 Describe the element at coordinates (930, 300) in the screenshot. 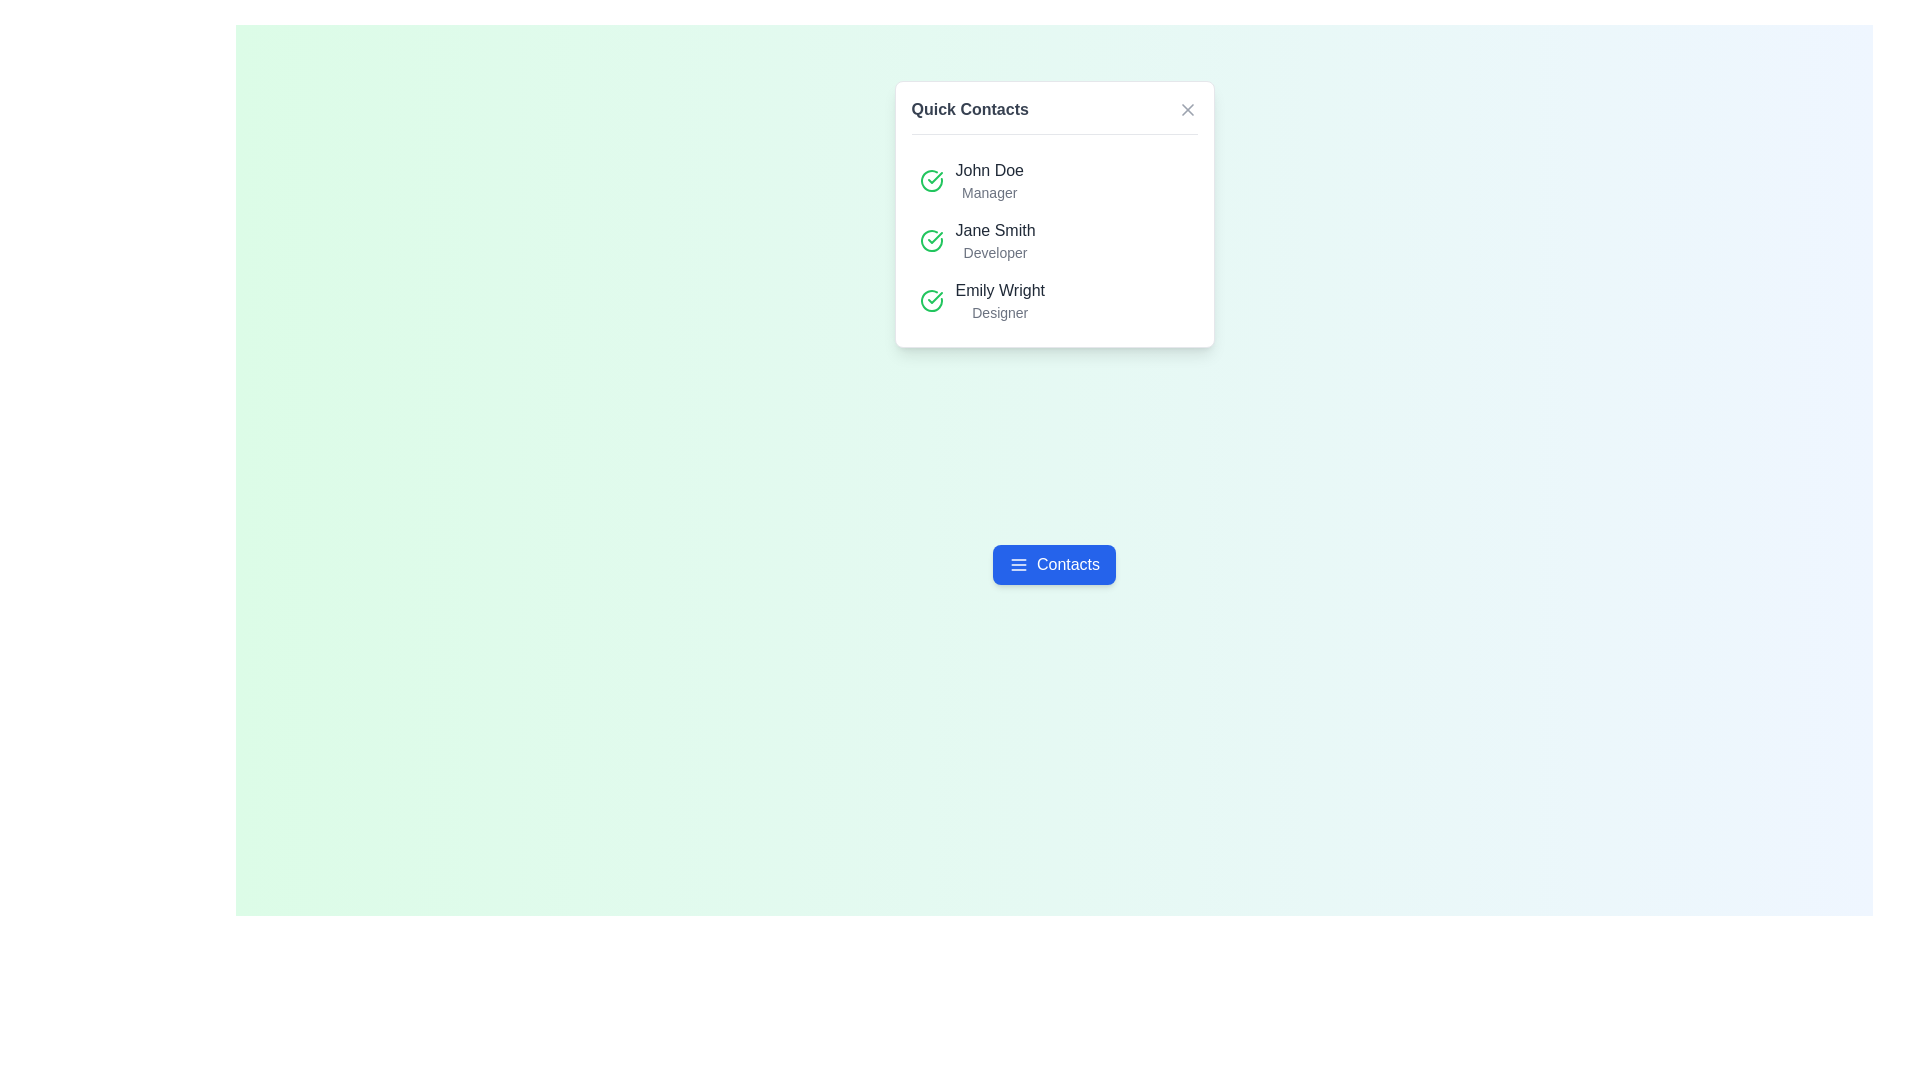

I see `the status indicated by the positive acknowledgment icon associated with 'John Doe' in the 'Quick Contacts' pop-up card` at that location.